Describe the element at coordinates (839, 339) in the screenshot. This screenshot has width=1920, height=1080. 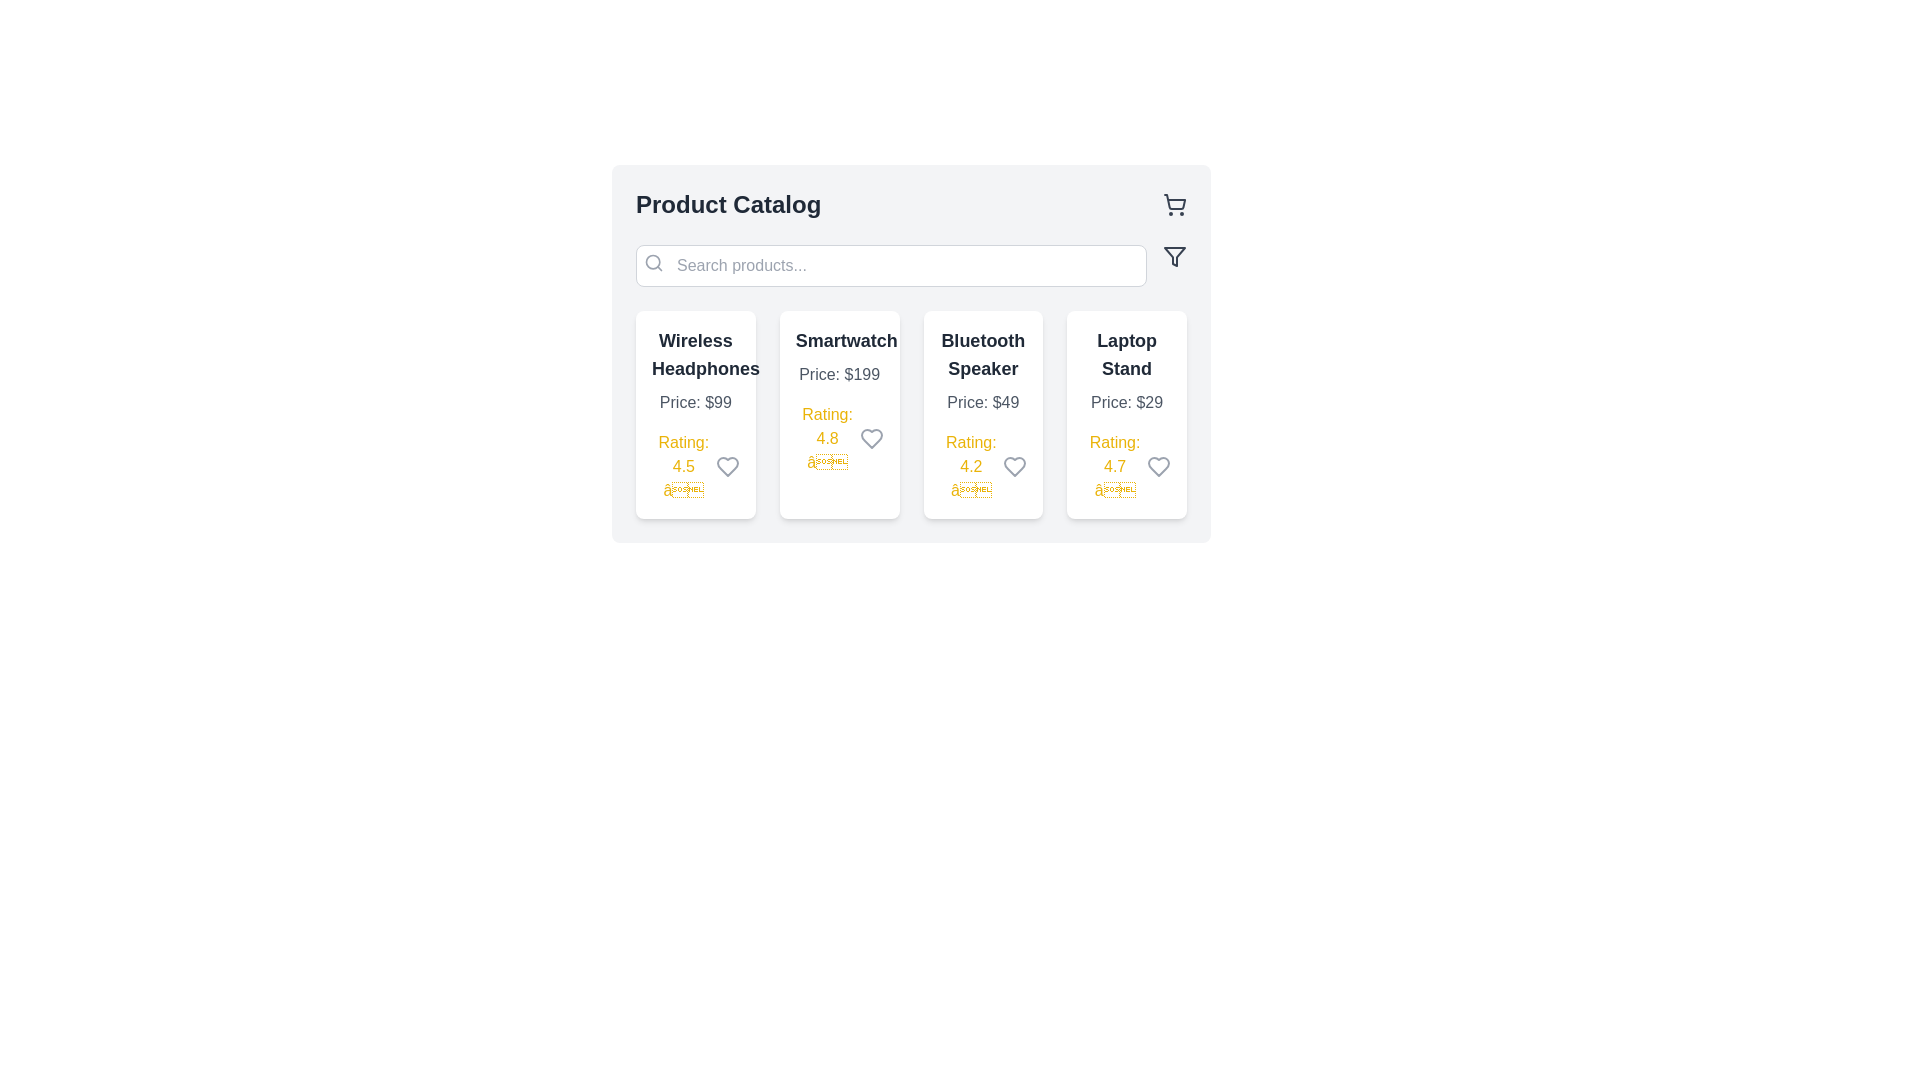
I see `the text label displaying 'Smartwatch' in bold, dark gray font located in the second card of the product catalog` at that location.